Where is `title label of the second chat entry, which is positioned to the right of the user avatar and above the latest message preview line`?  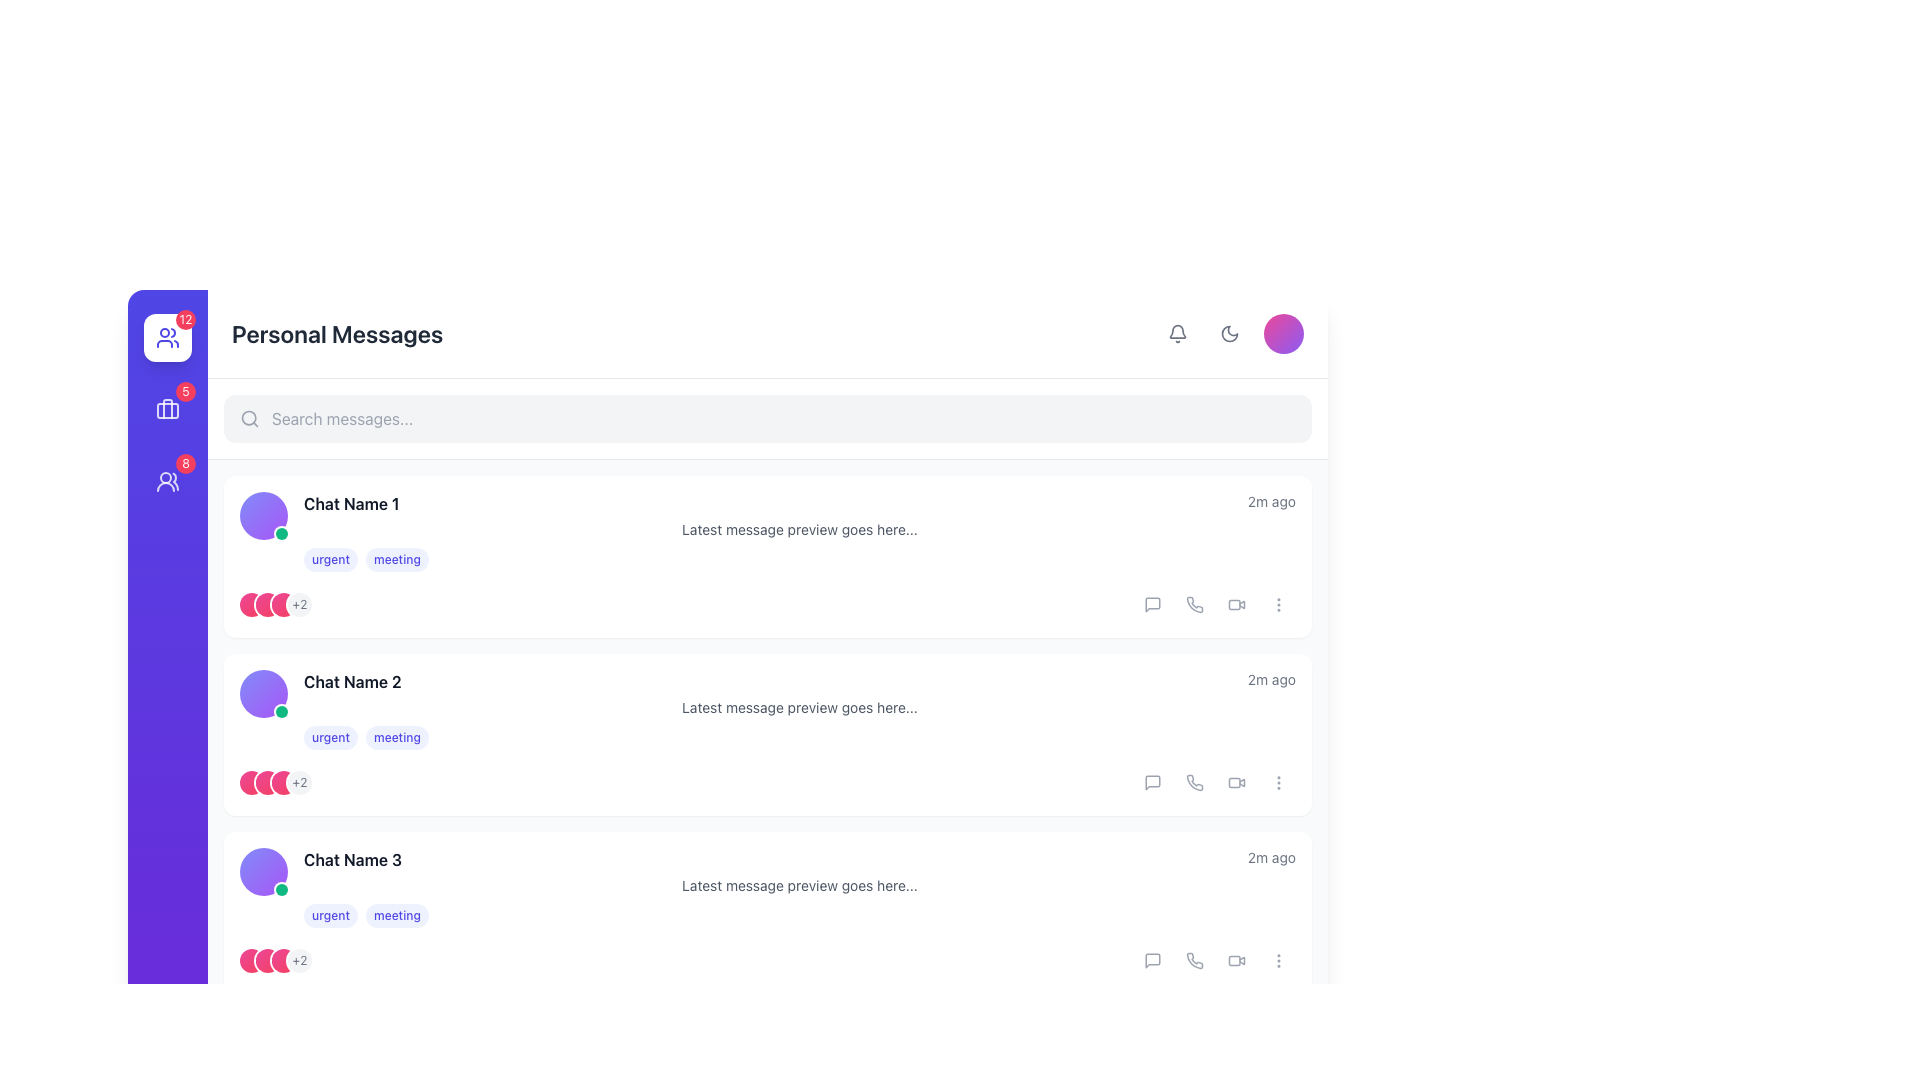
title label of the second chat entry, which is positioned to the right of the user avatar and above the latest message preview line is located at coordinates (352, 681).